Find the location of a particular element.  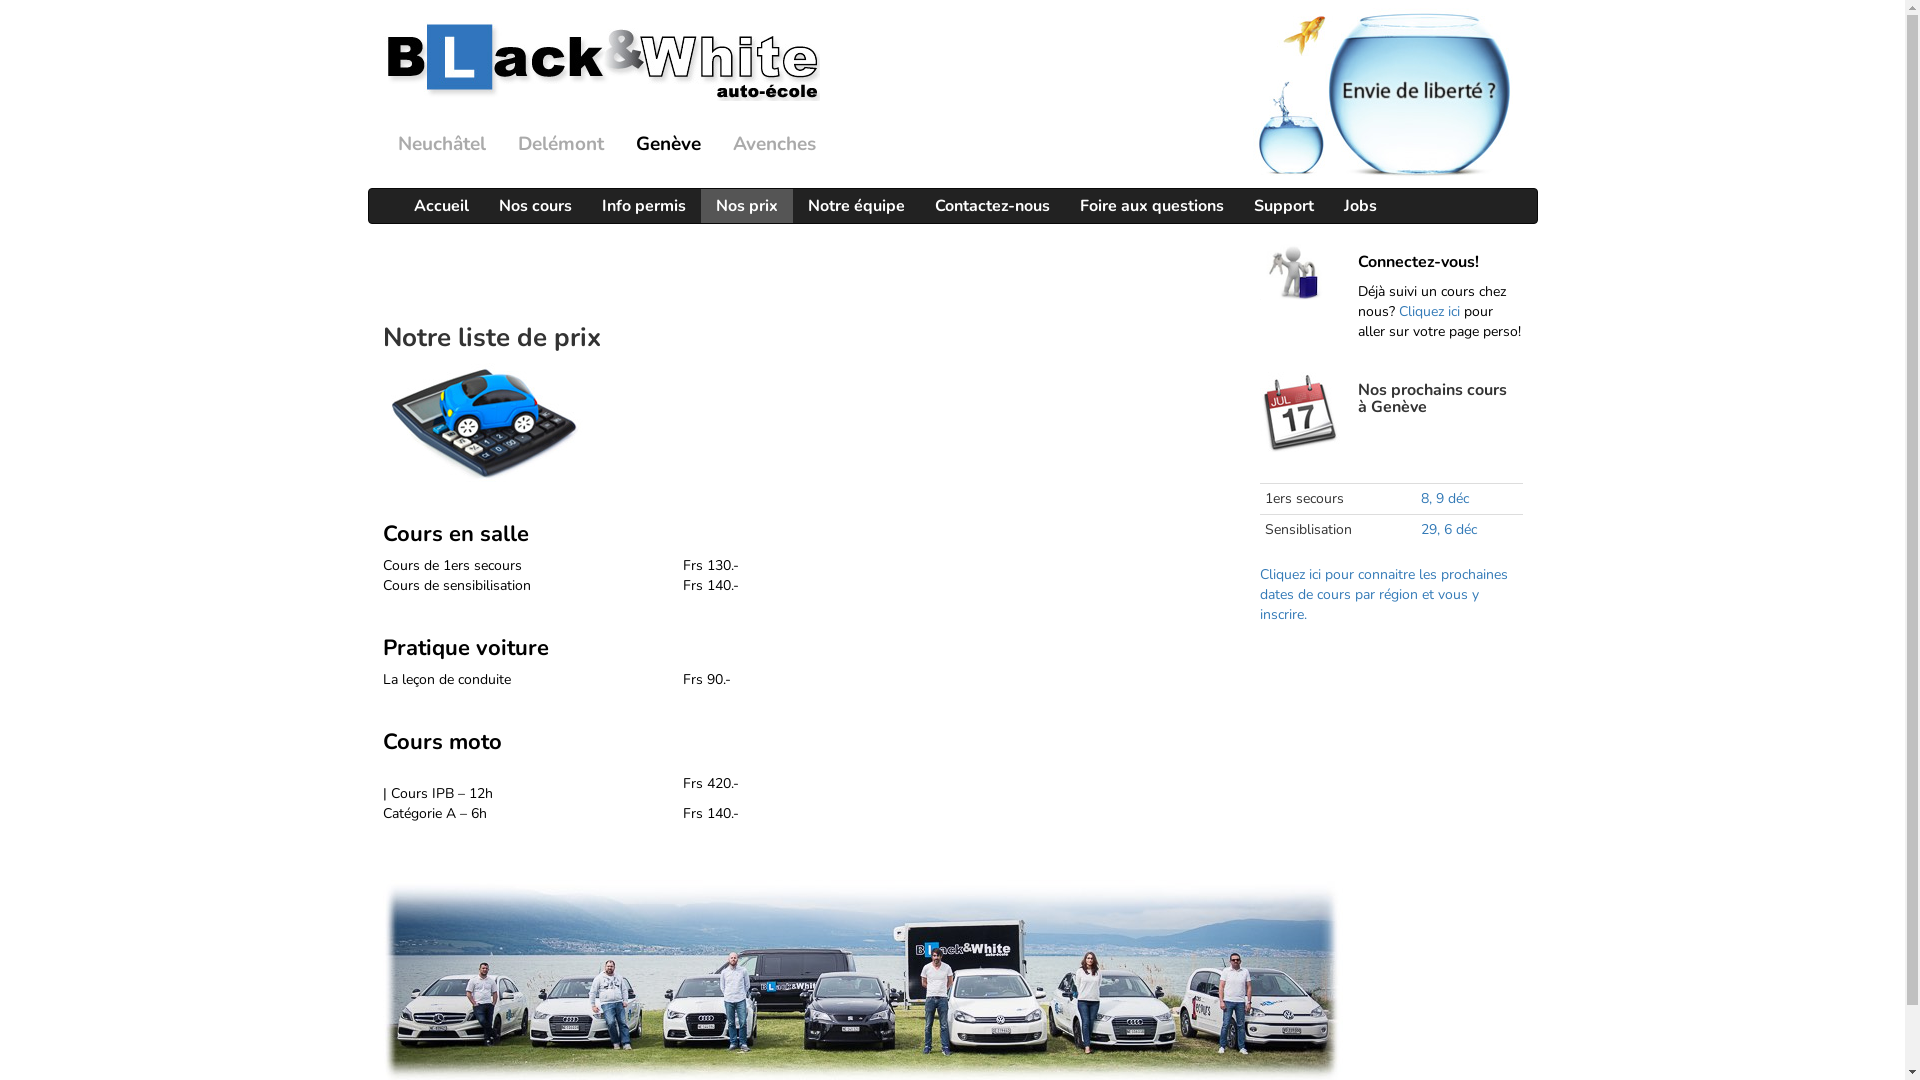

'Accueil' is located at coordinates (439, 205).